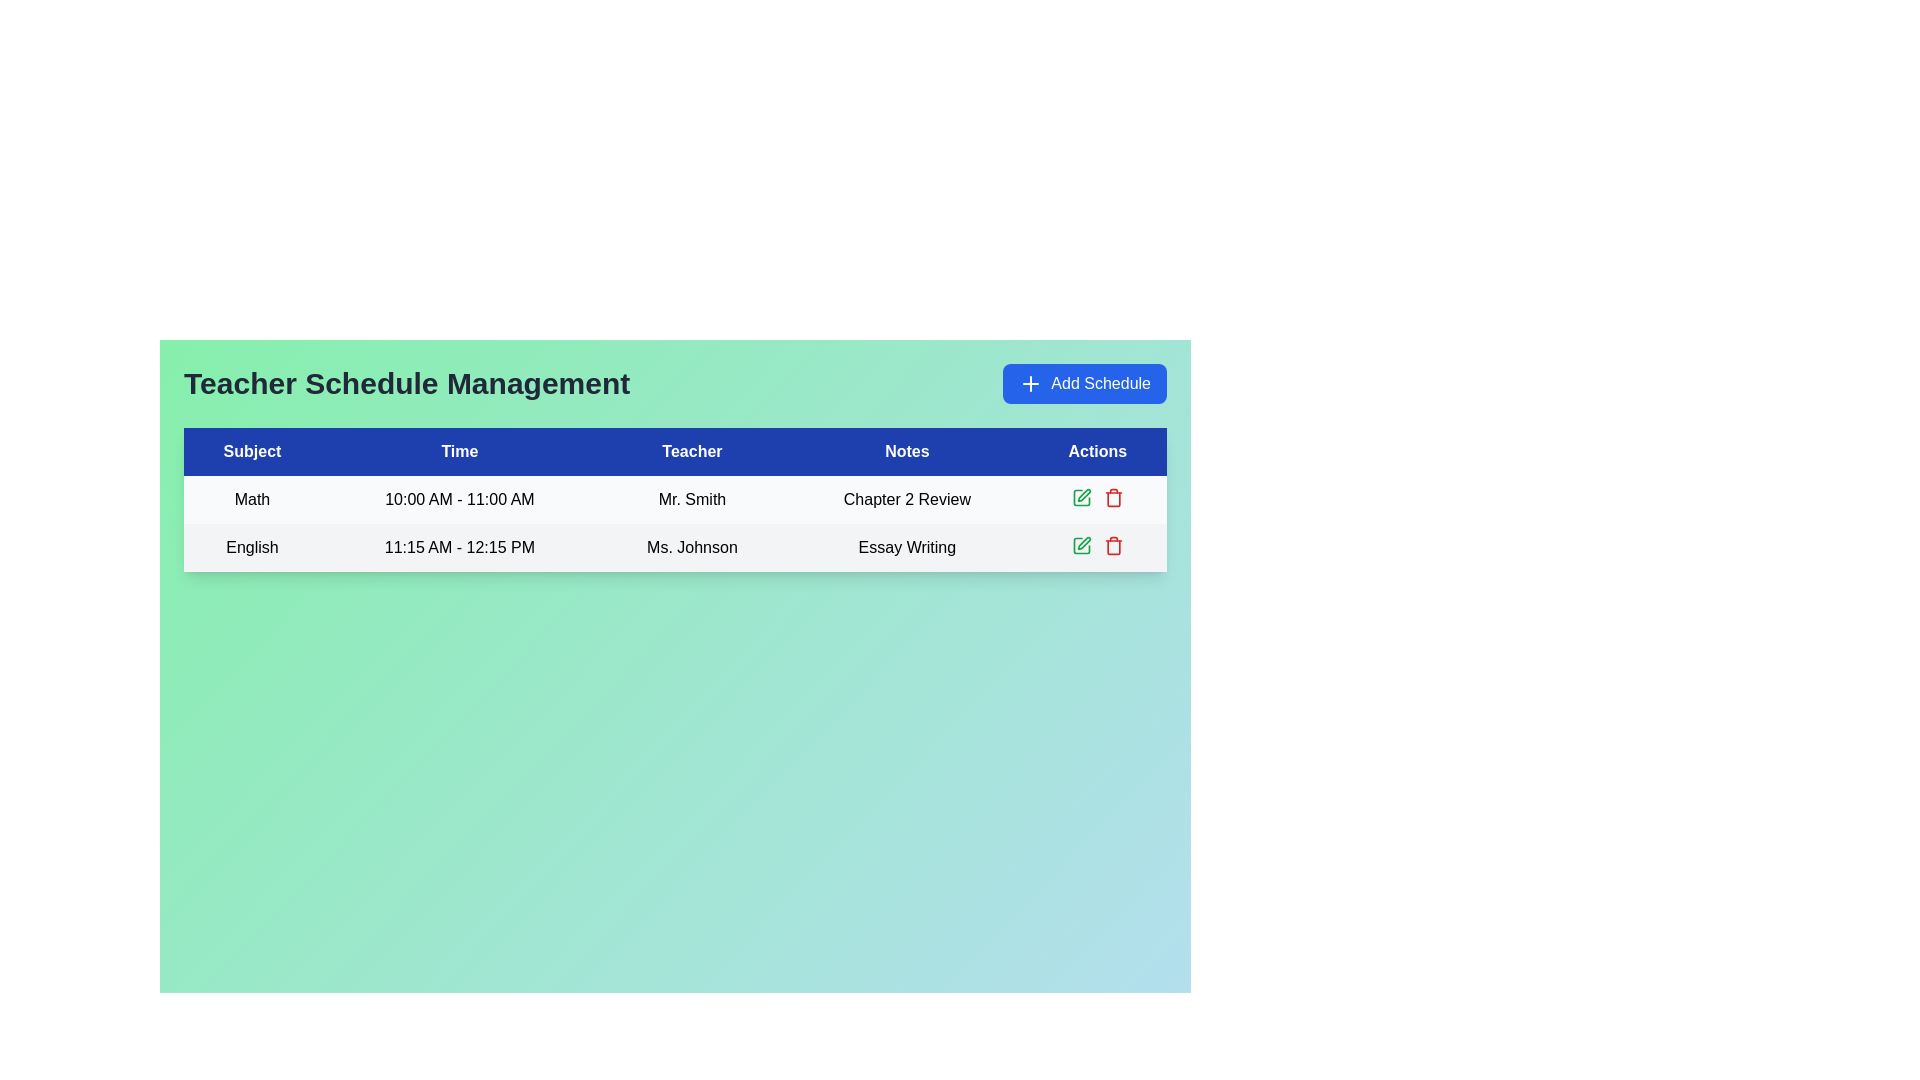 The height and width of the screenshot is (1080, 1920). What do you see at coordinates (1112, 547) in the screenshot?
I see `the minimalist outline trash bin icon located in the 'Actions' column of the second row in the table` at bounding box center [1112, 547].